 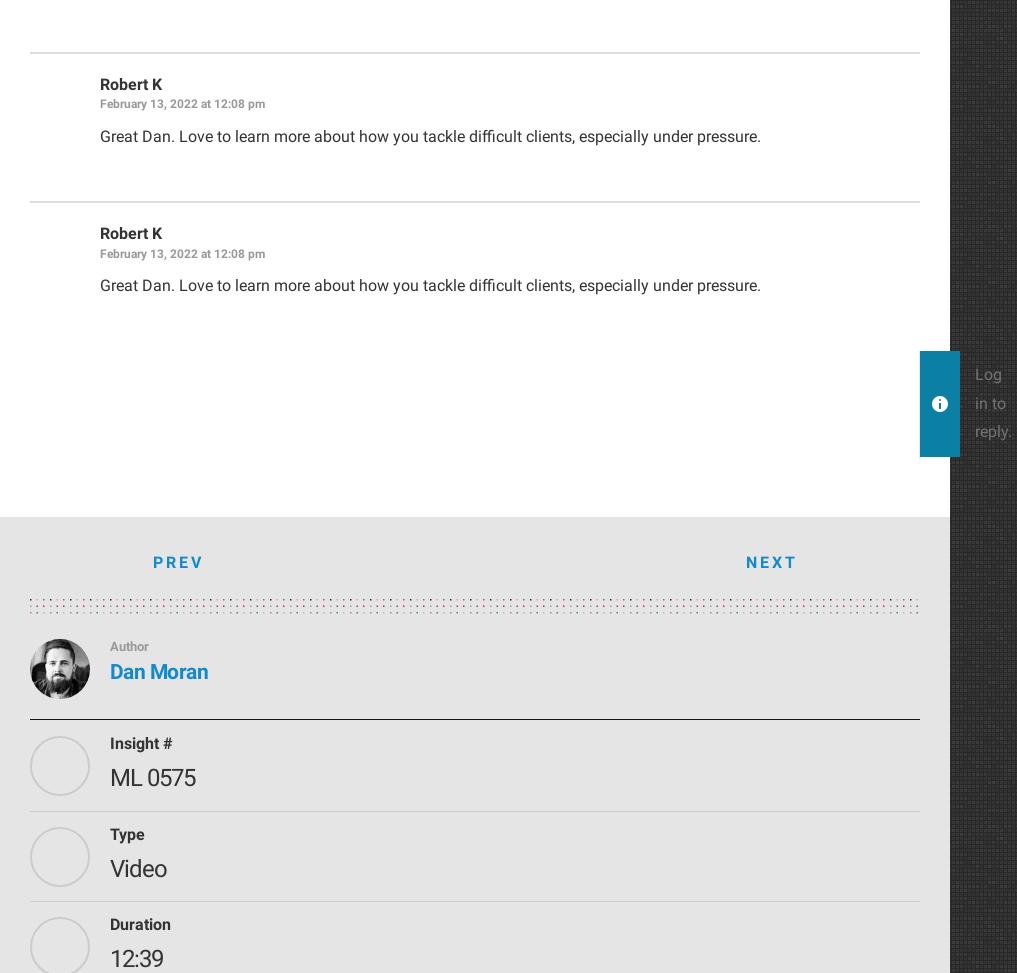 What do you see at coordinates (110, 670) in the screenshot?
I see `'Dan Moran'` at bounding box center [110, 670].